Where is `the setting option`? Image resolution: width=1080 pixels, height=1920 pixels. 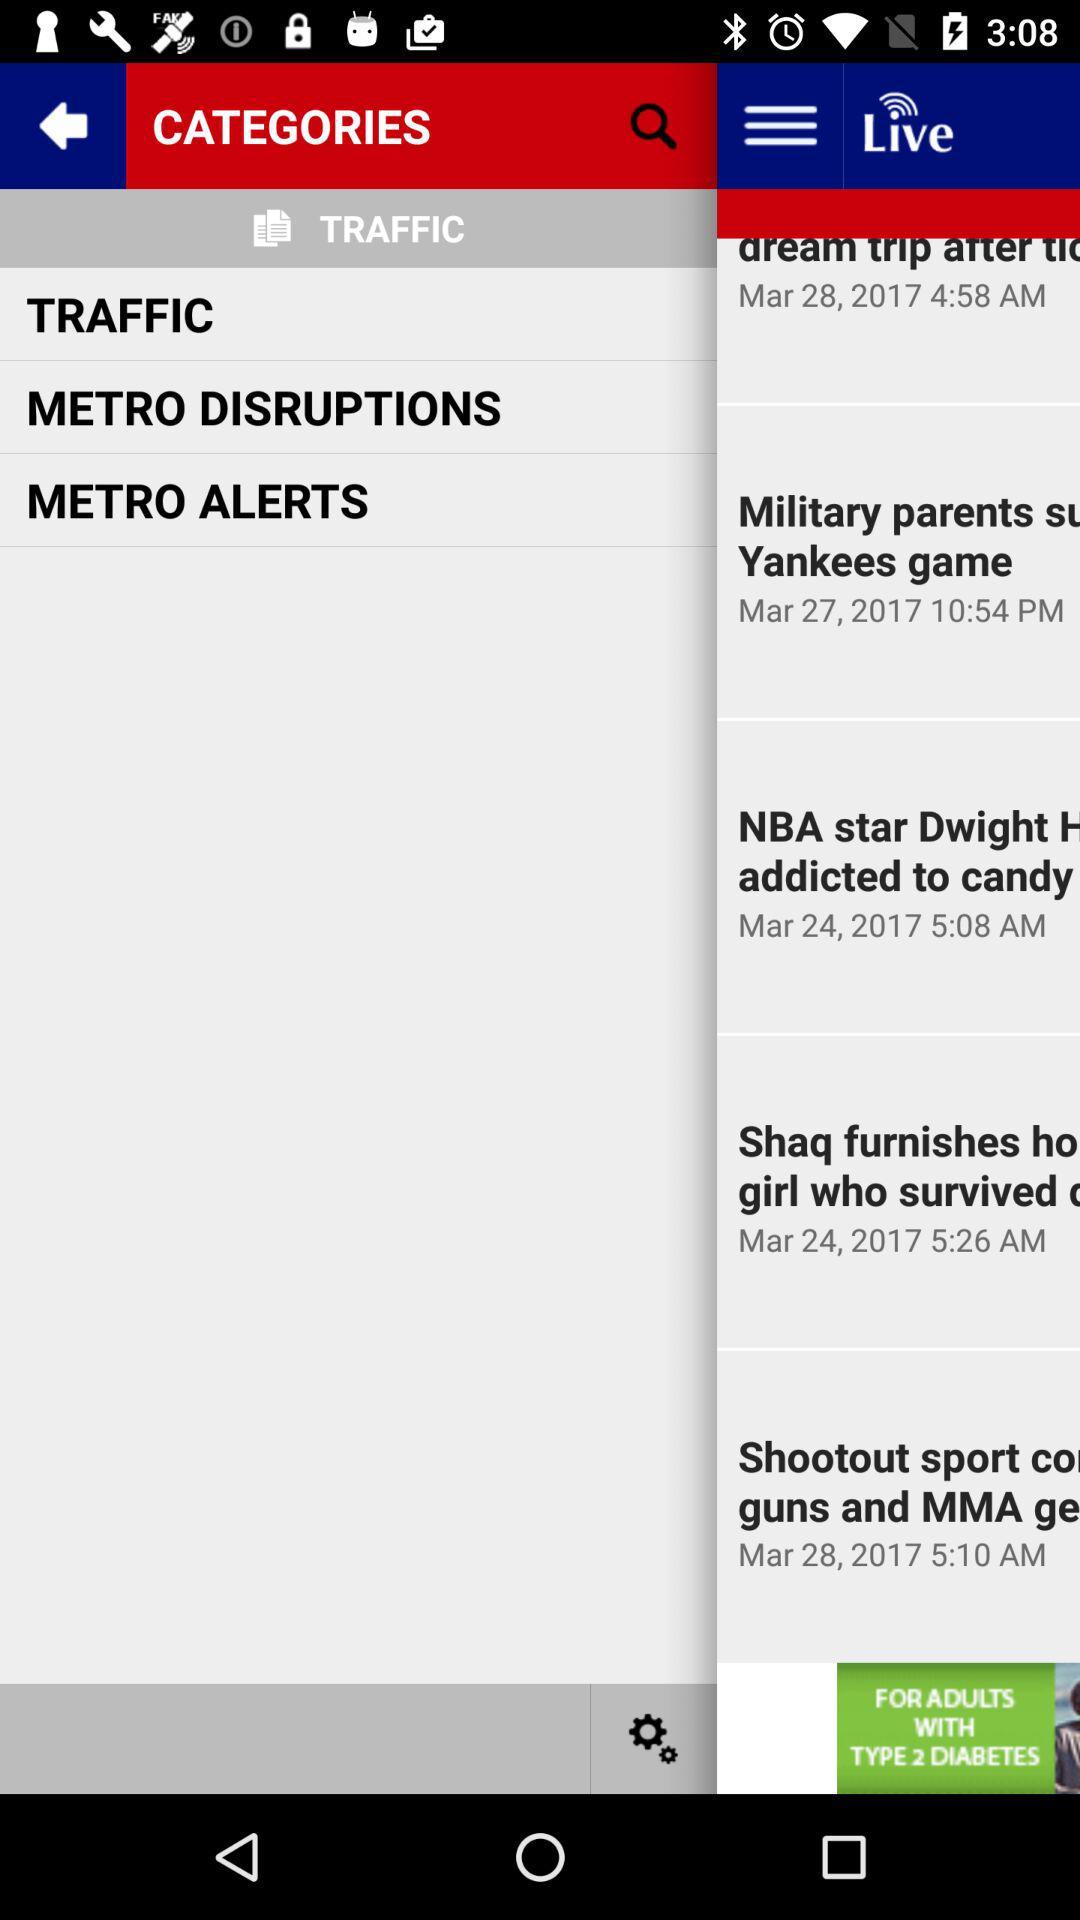 the setting option is located at coordinates (654, 1737).